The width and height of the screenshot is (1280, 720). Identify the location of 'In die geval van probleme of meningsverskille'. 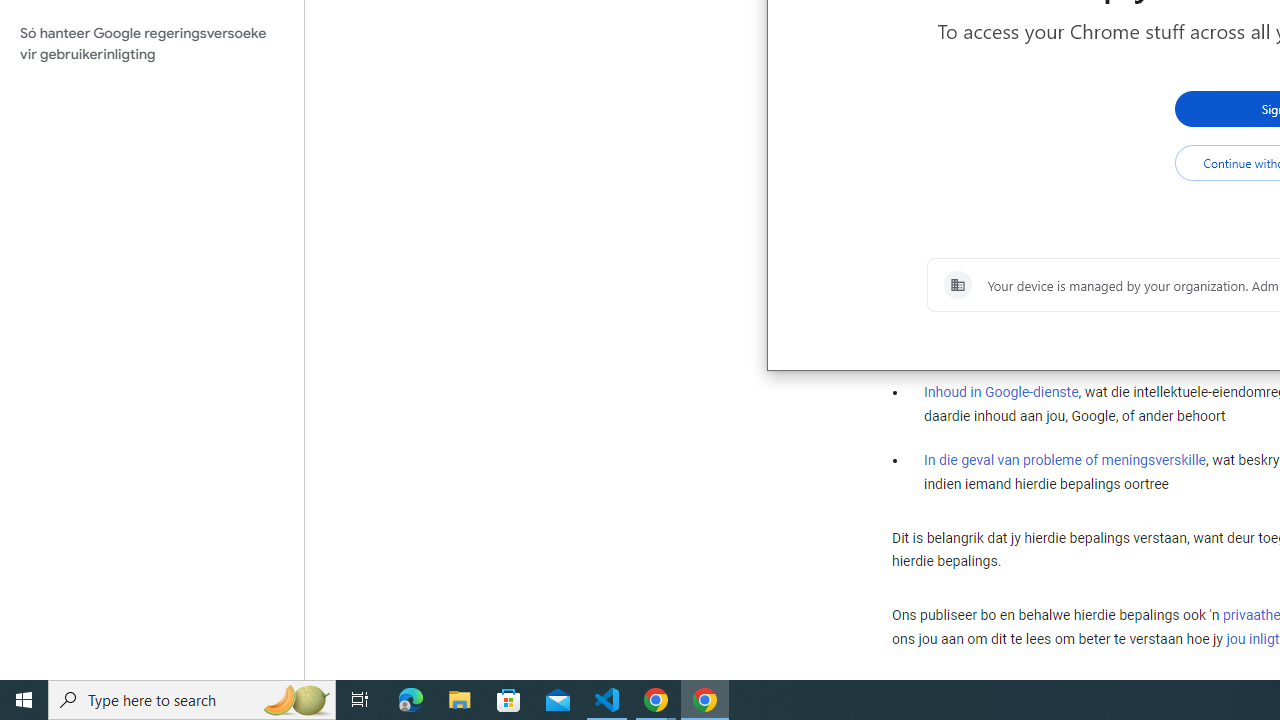
(1063, 459).